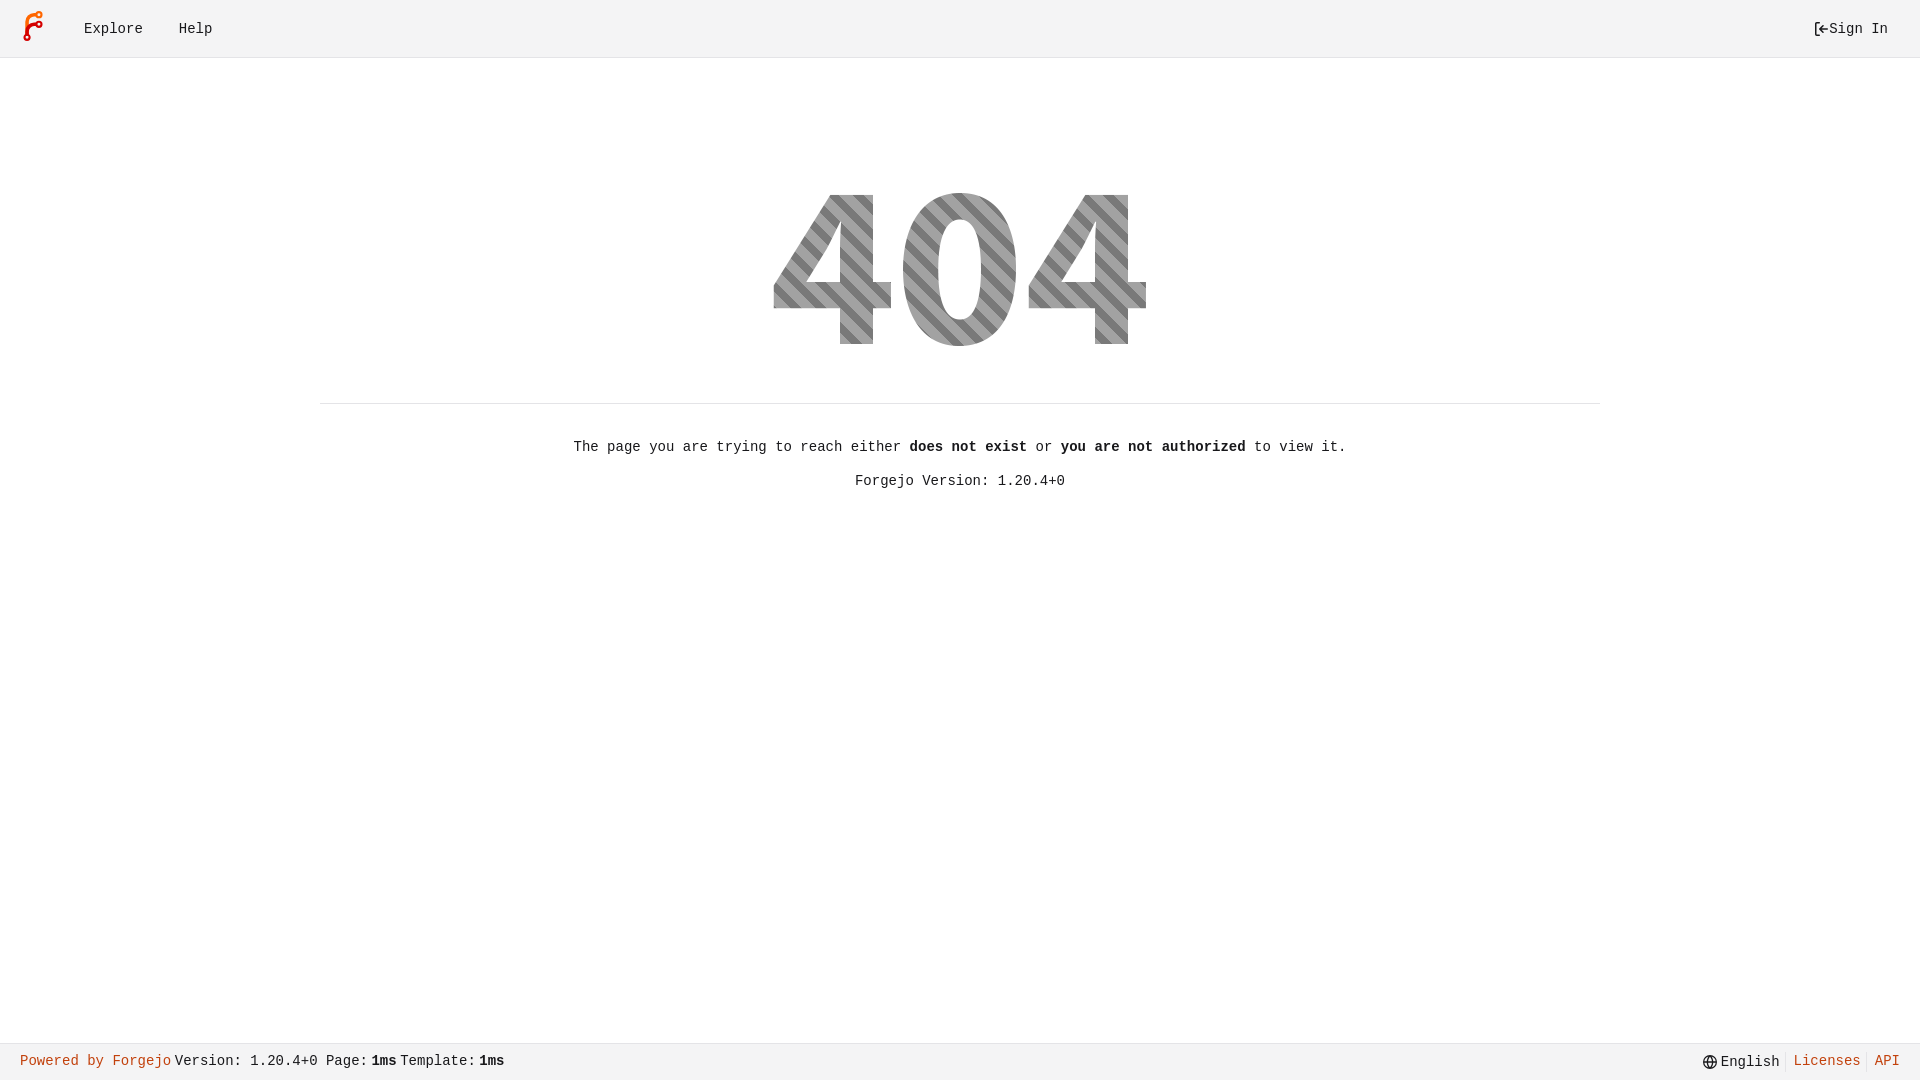 This screenshot has height=1080, width=1920. Describe the element at coordinates (1865, 1060) in the screenshot. I see `'API'` at that location.